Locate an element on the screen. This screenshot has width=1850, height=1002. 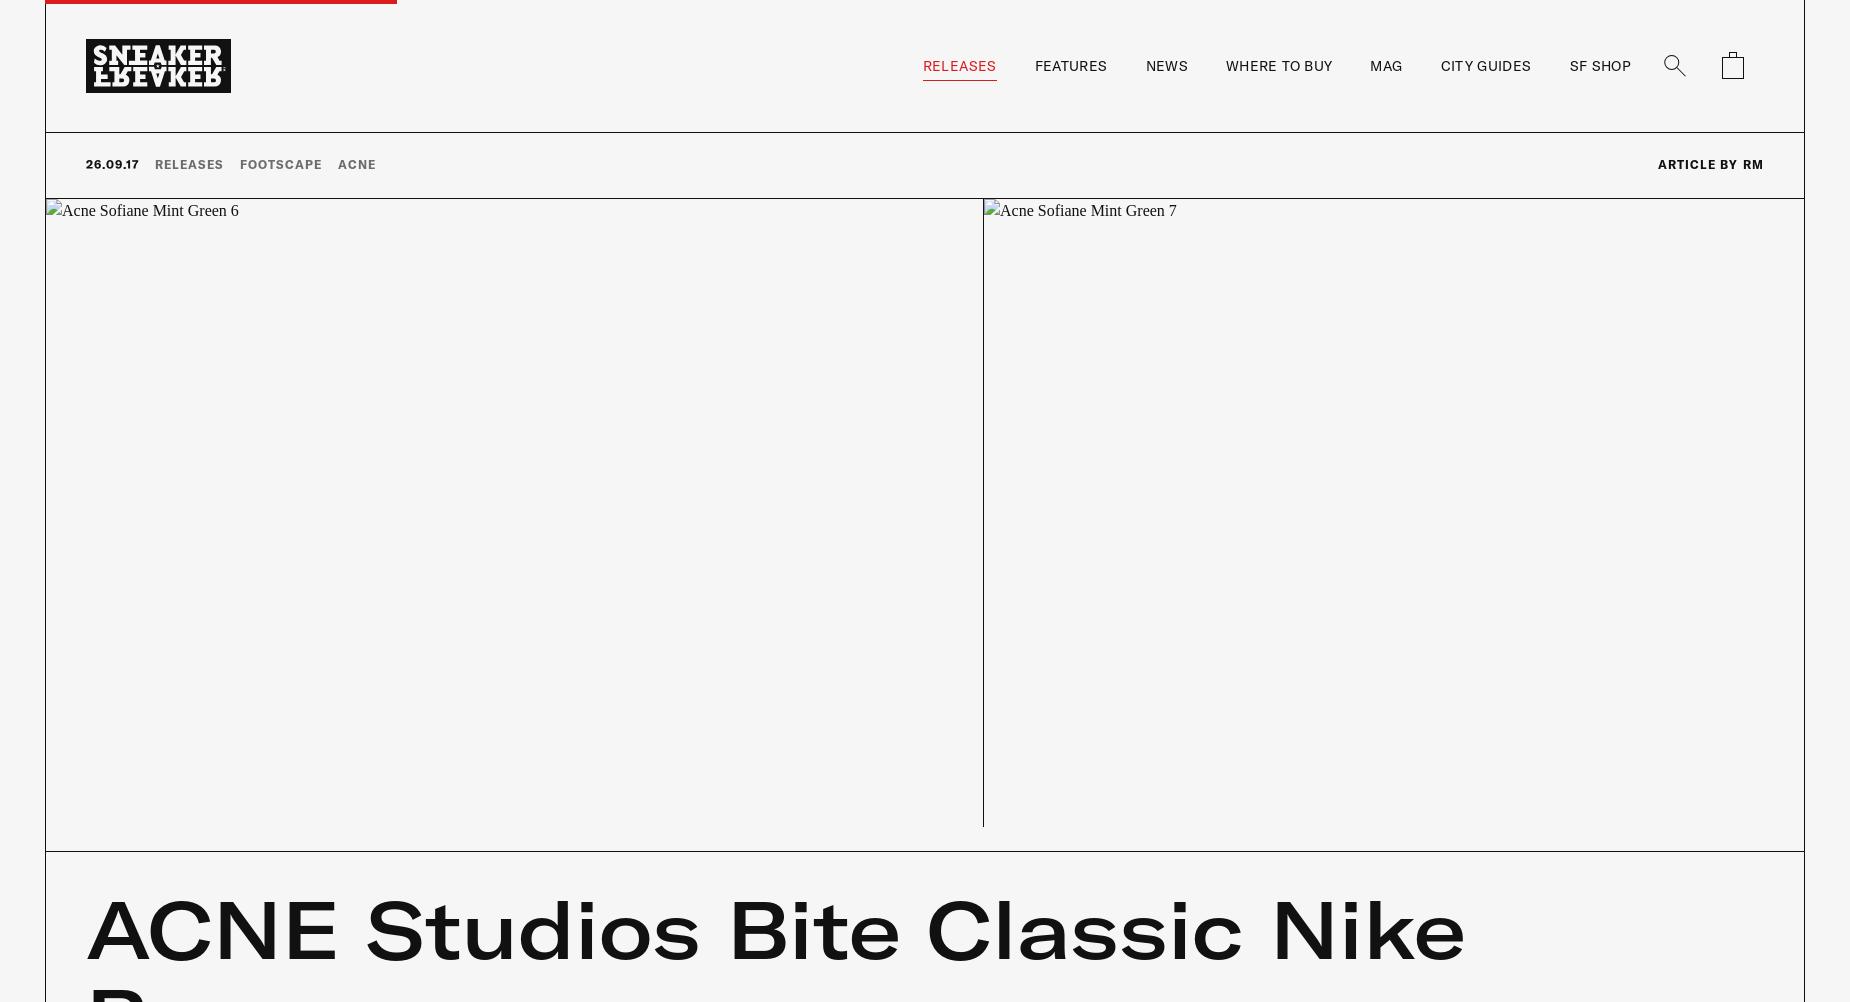
'RM' is located at coordinates (1753, 162).